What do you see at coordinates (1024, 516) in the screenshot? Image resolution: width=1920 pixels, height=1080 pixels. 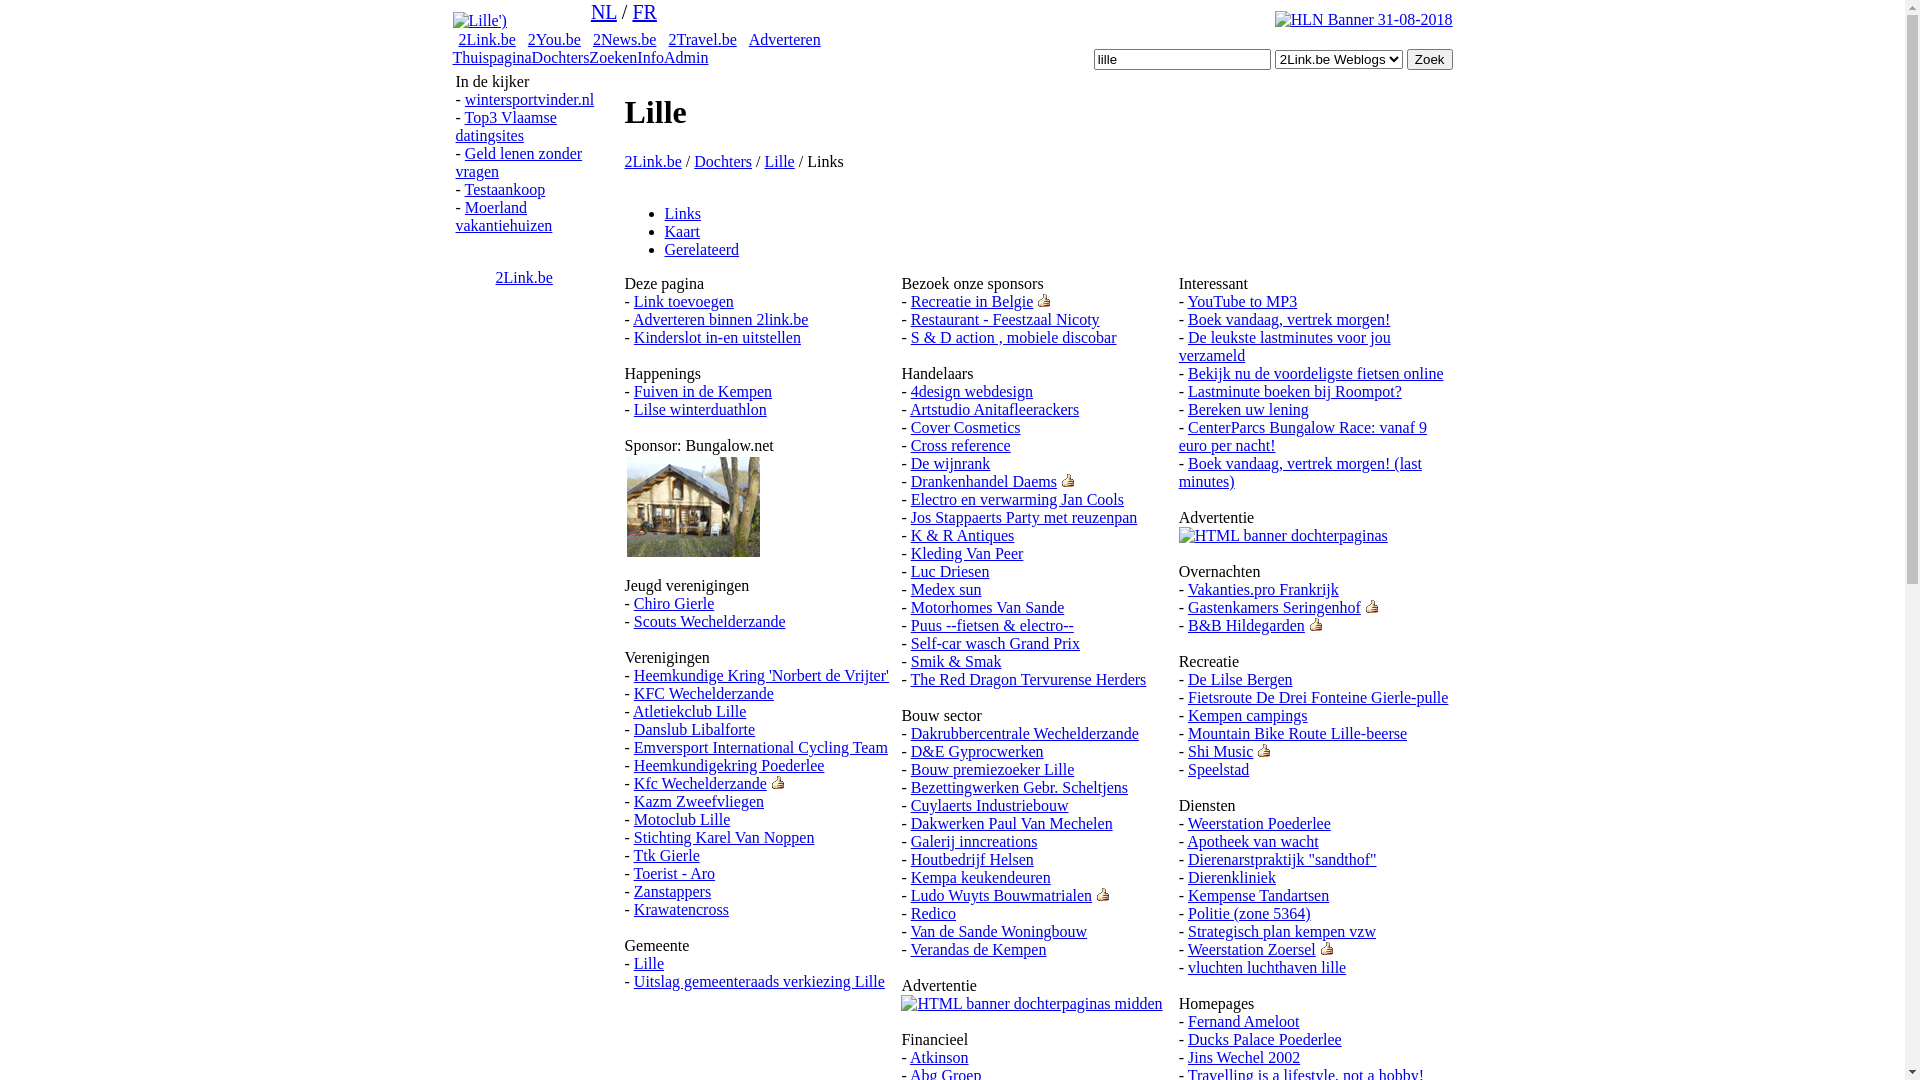 I see `'Jos Stappaerts Party met reuzenpan'` at bounding box center [1024, 516].